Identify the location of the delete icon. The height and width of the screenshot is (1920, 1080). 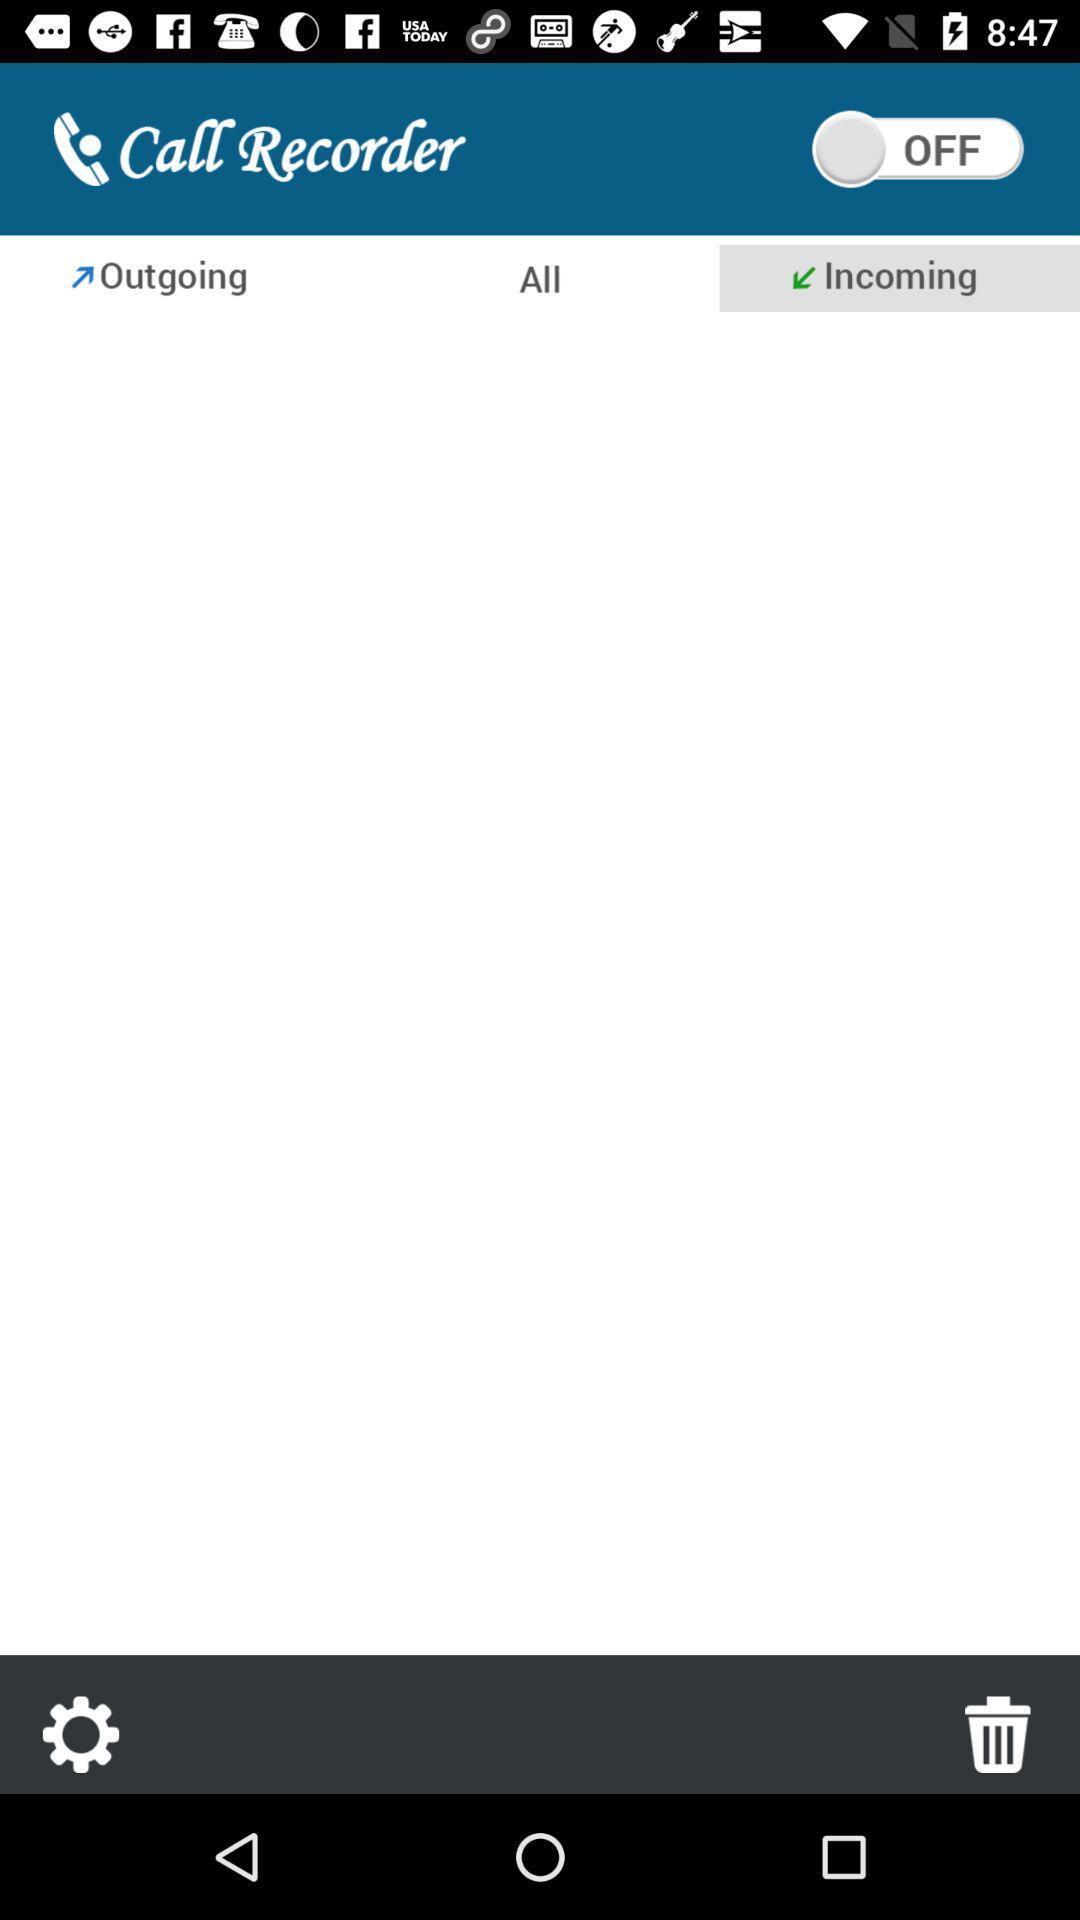
(998, 1733).